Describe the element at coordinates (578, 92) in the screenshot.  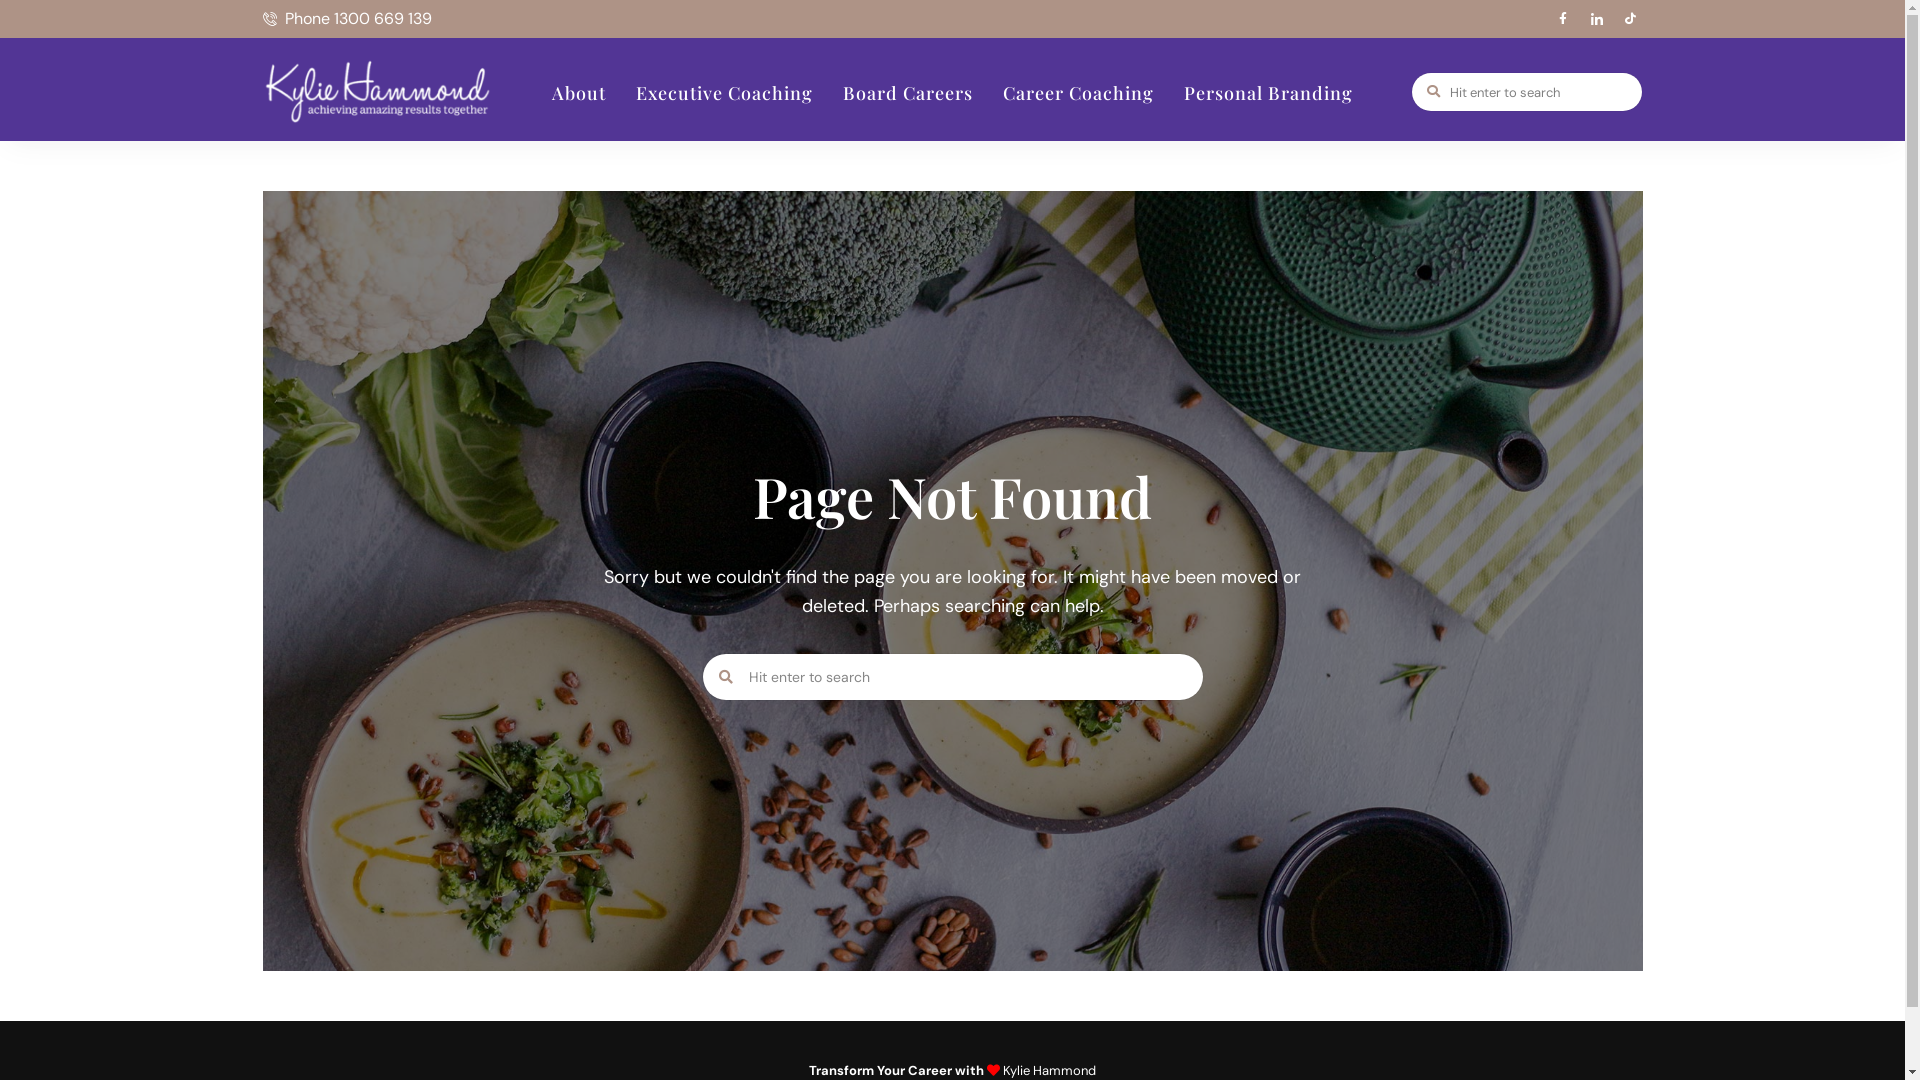
I see `'About'` at that location.